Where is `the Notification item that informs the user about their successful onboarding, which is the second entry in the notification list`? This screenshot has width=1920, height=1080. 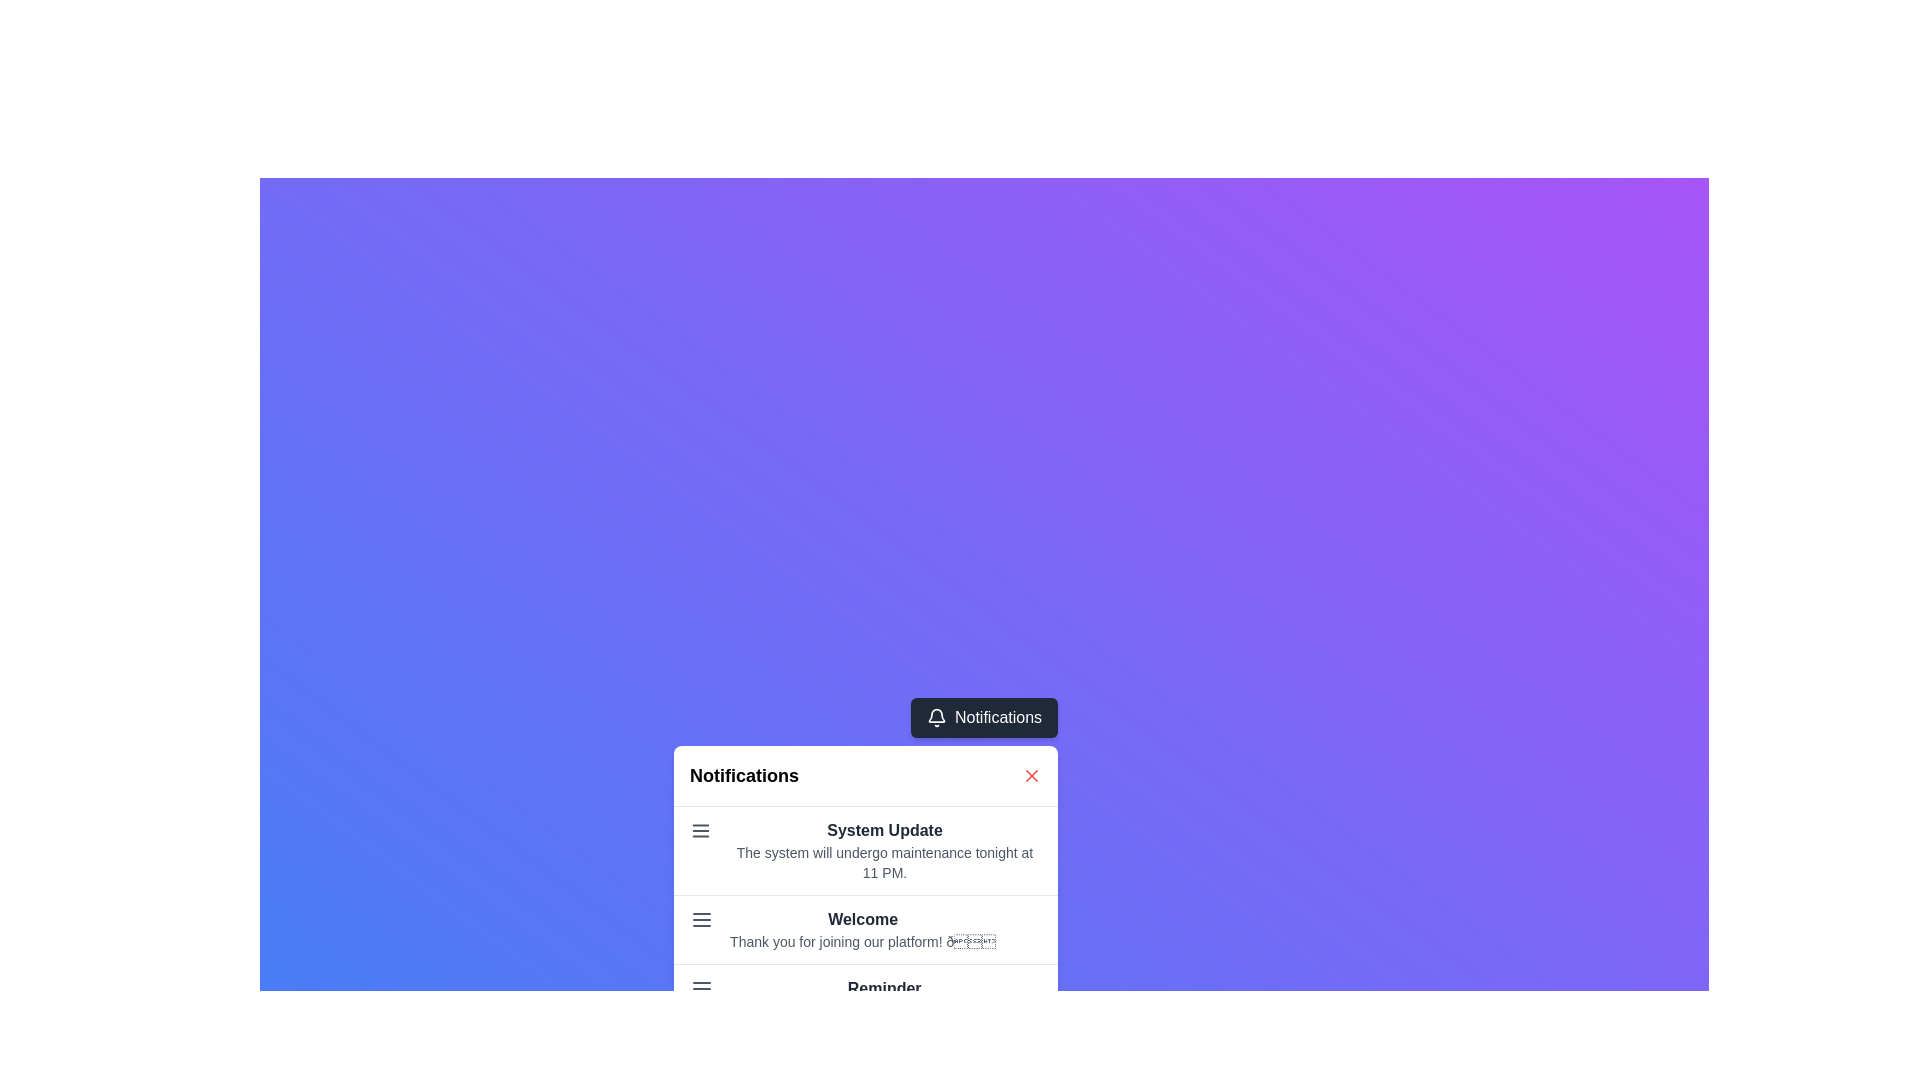 the Notification item that informs the user about their successful onboarding, which is the second entry in the notification list is located at coordinates (866, 929).